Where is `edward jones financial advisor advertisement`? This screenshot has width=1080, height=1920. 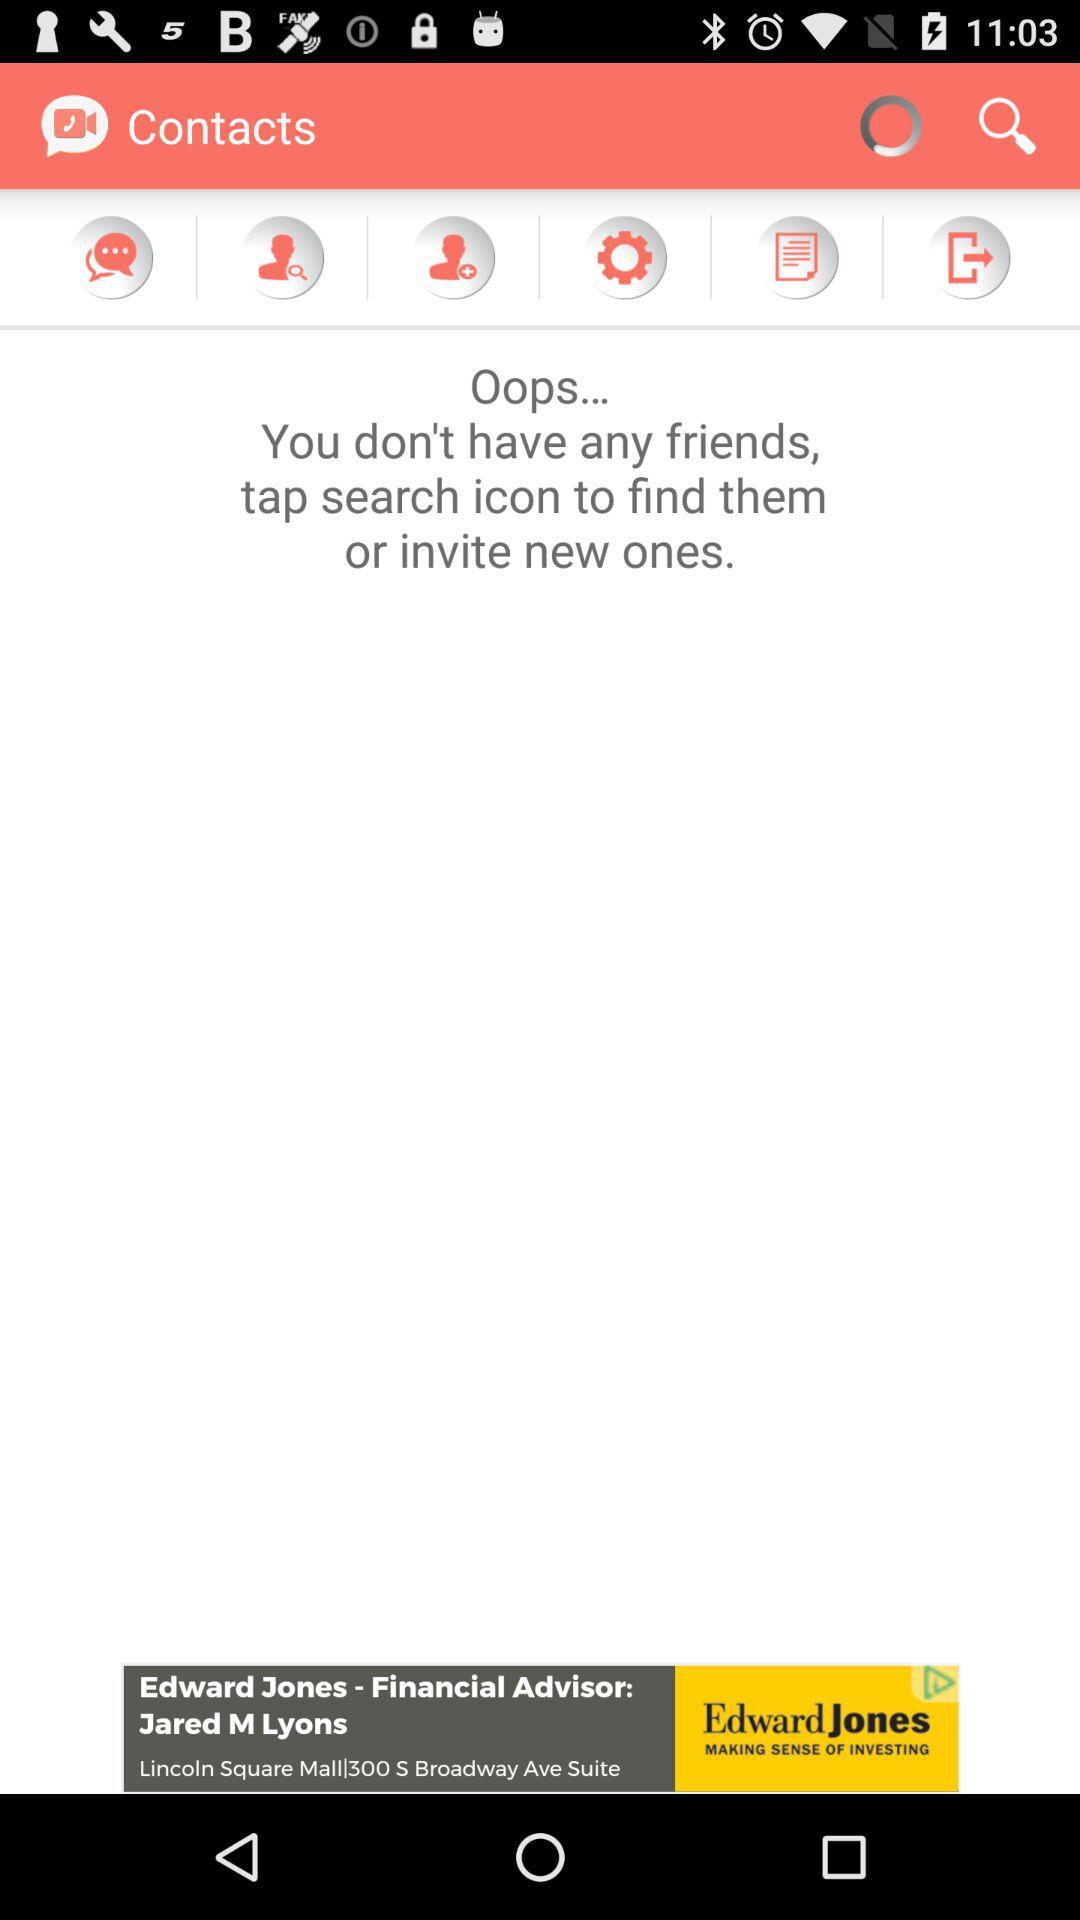
edward jones financial advisor advertisement is located at coordinates (540, 1727).